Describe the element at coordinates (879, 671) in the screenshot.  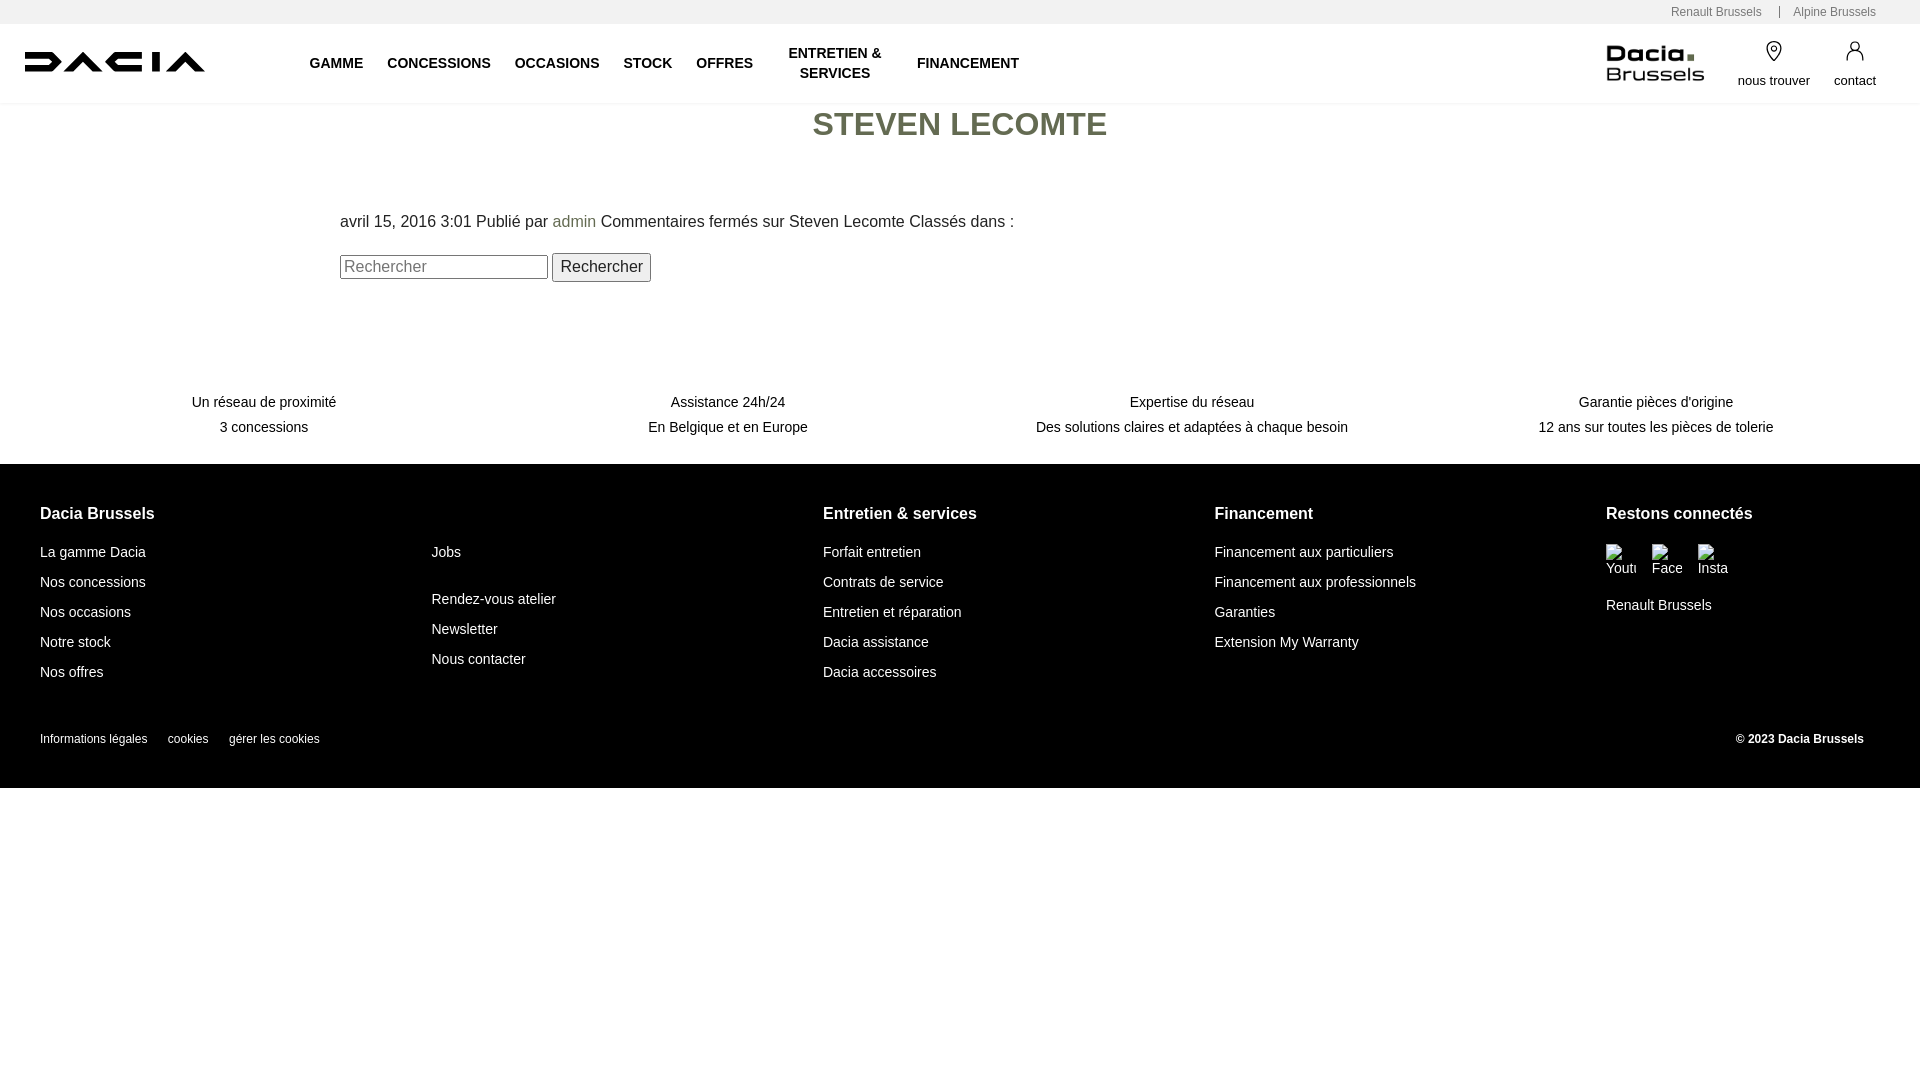
I see `'Dacia accessoires'` at that location.